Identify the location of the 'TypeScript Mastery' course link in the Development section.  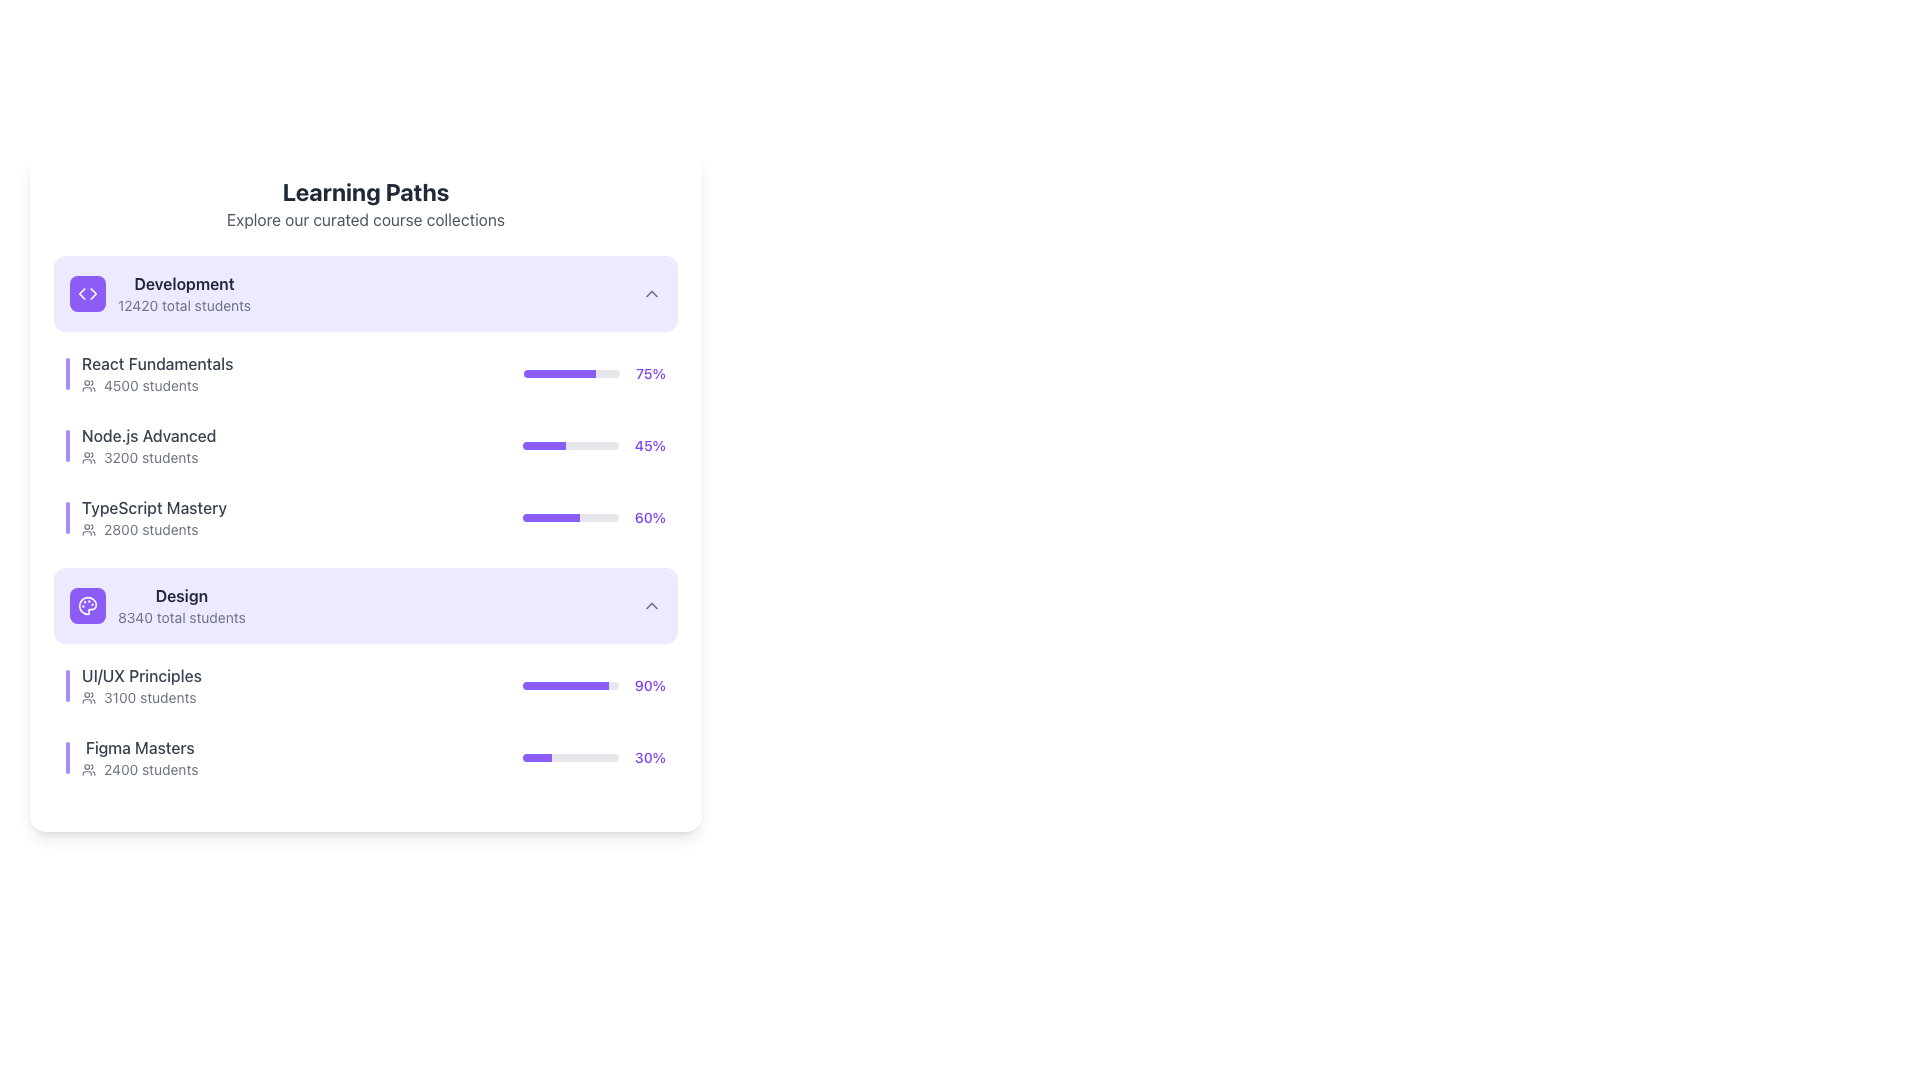
(365, 516).